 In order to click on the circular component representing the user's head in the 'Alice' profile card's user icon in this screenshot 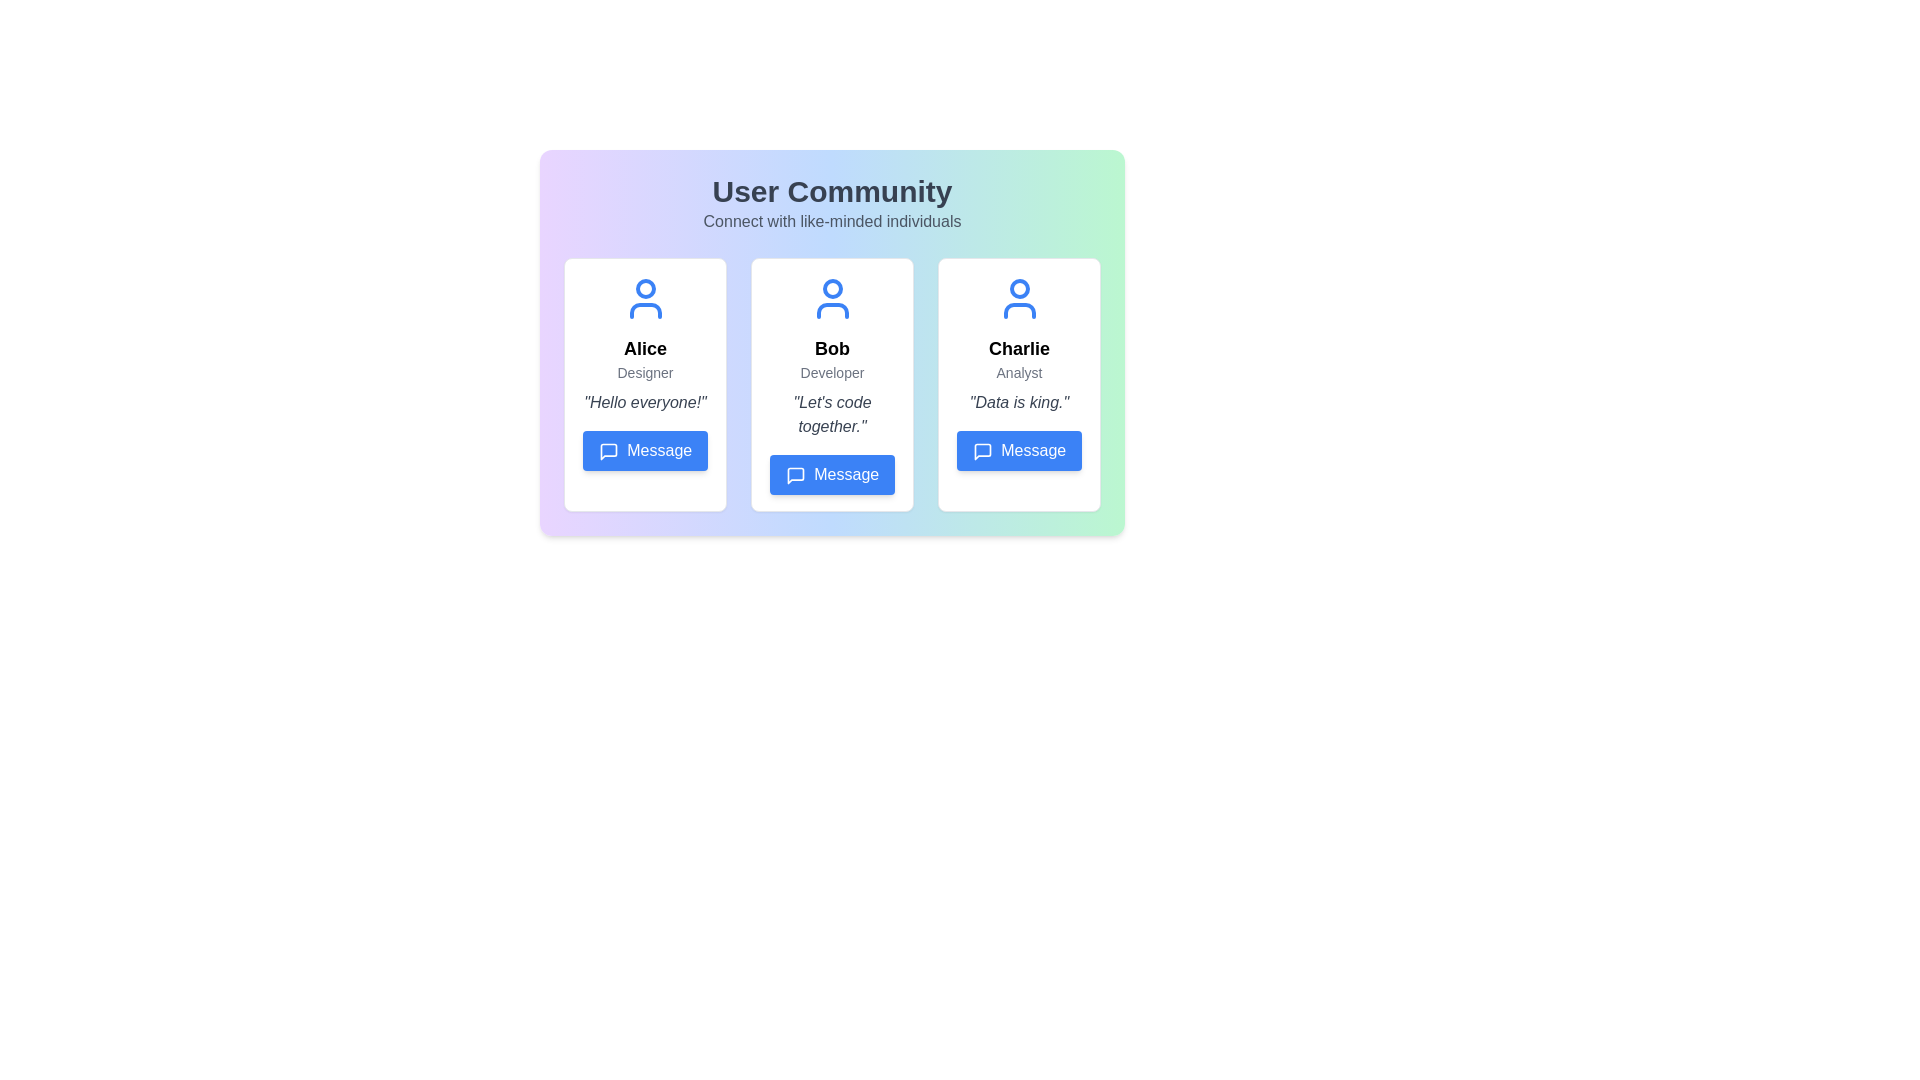, I will do `click(645, 289)`.